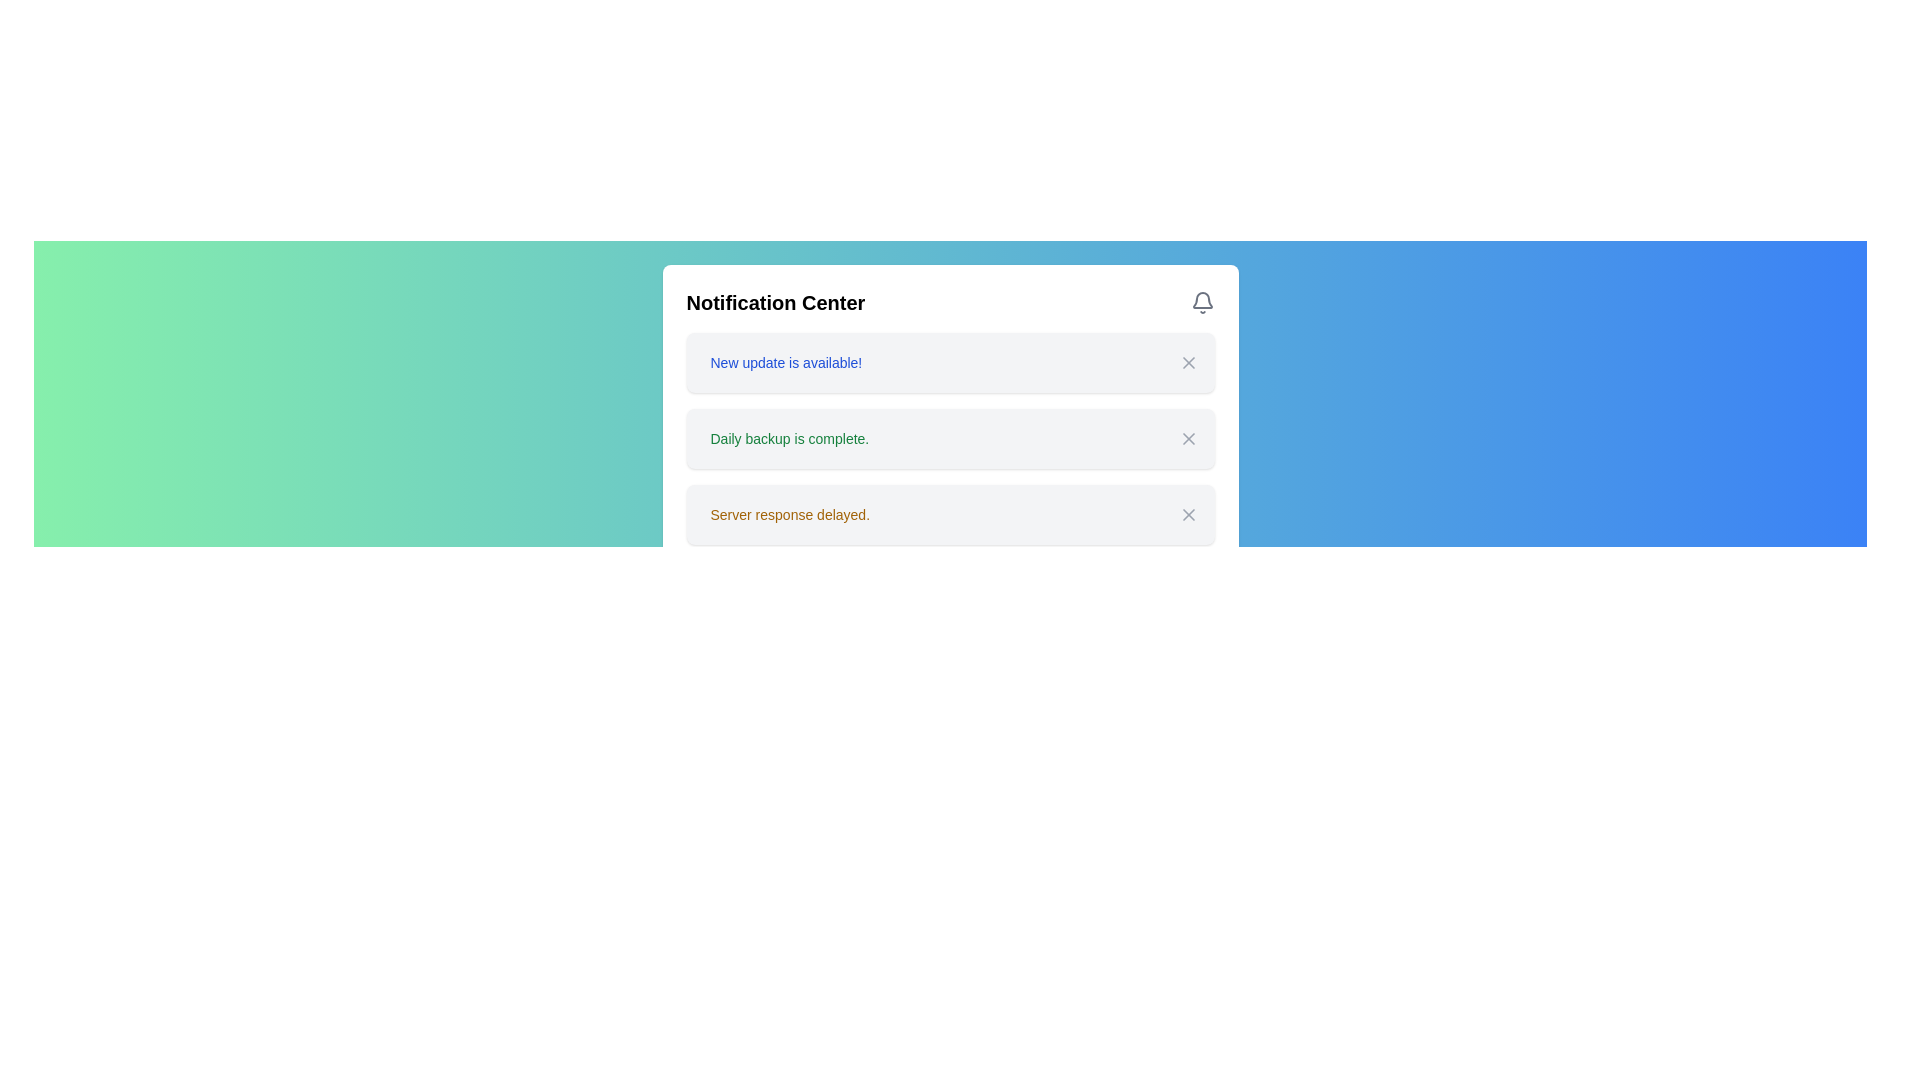 The height and width of the screenshot is (1080, 1920). Describe the element at coordinates (1188, 514) in the screenshot. I see `the Close Button icon, which is an 'X' styled with diagonal lines, located to the right of the 'Server response delayed.' notification` at that location.